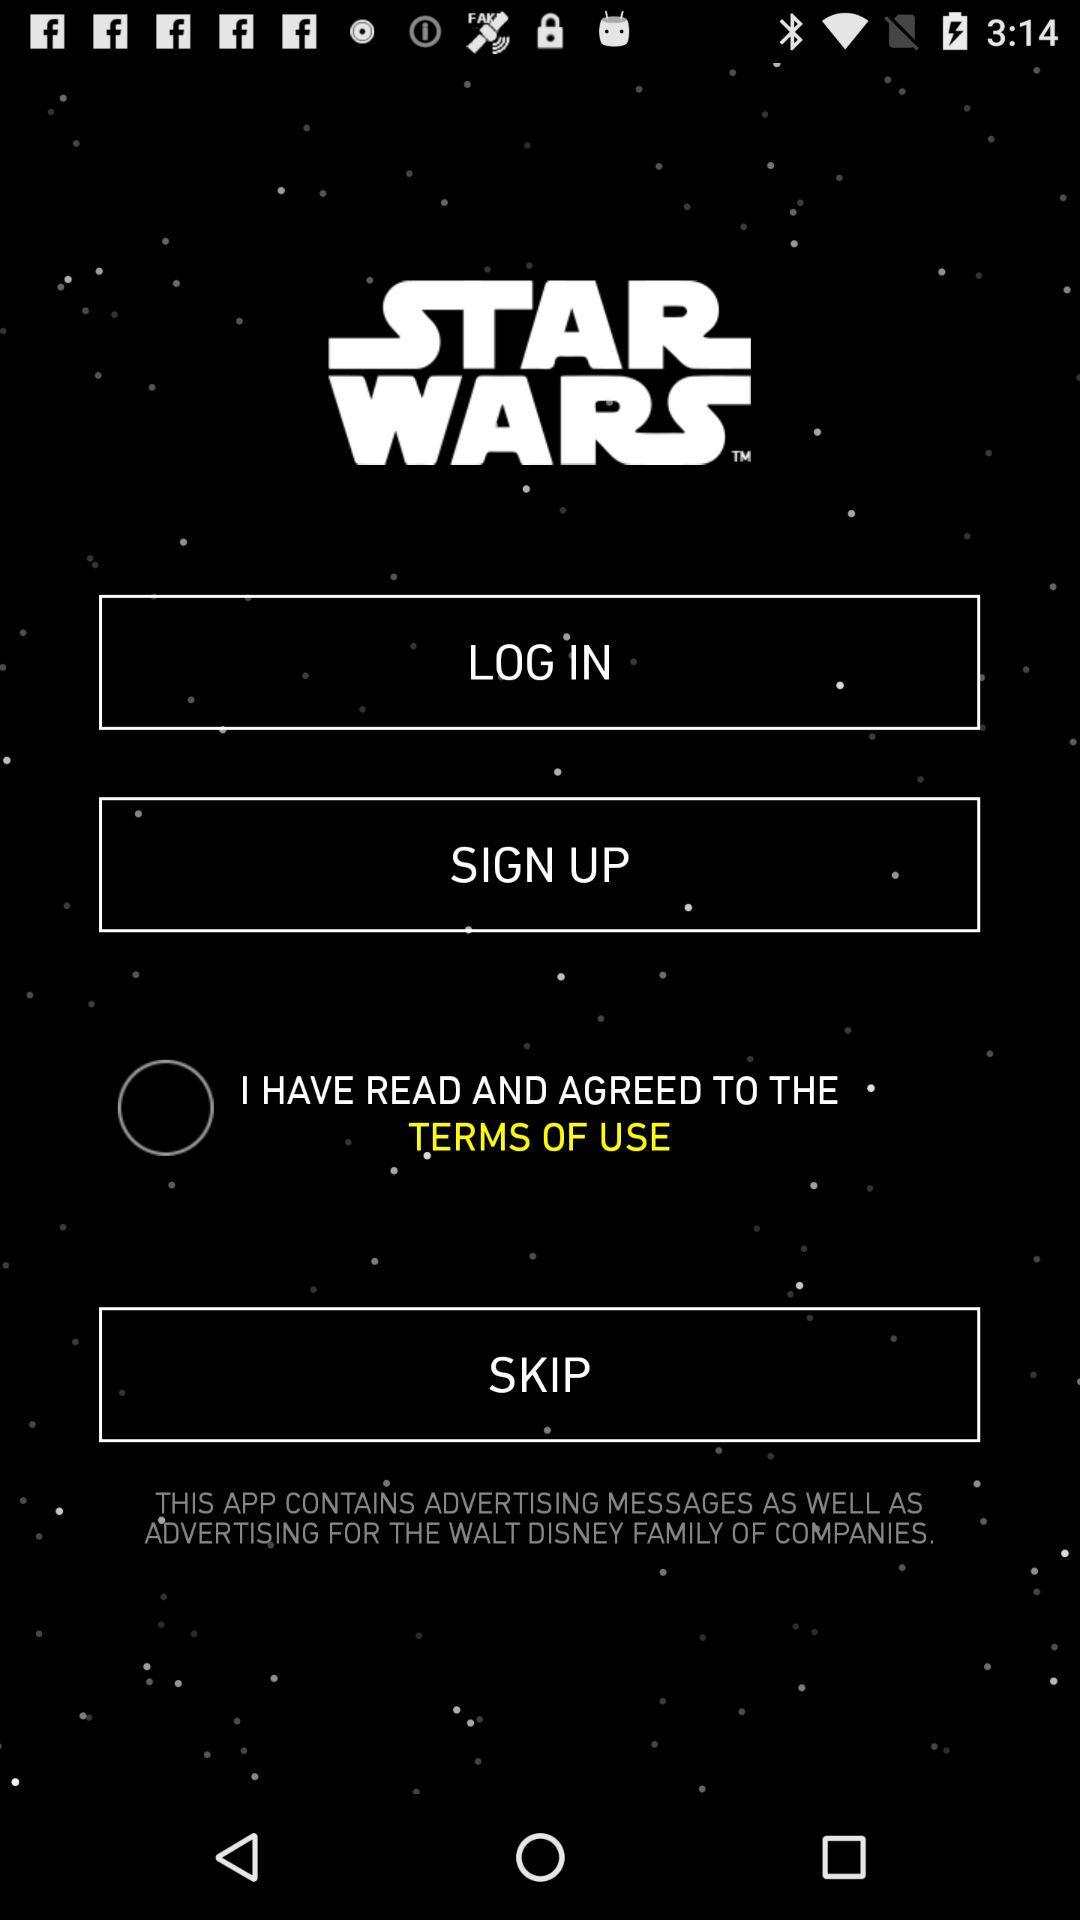 The height and width of the screenshot is (1920, 1080). I want to click on sign up item, so click(538, 864).